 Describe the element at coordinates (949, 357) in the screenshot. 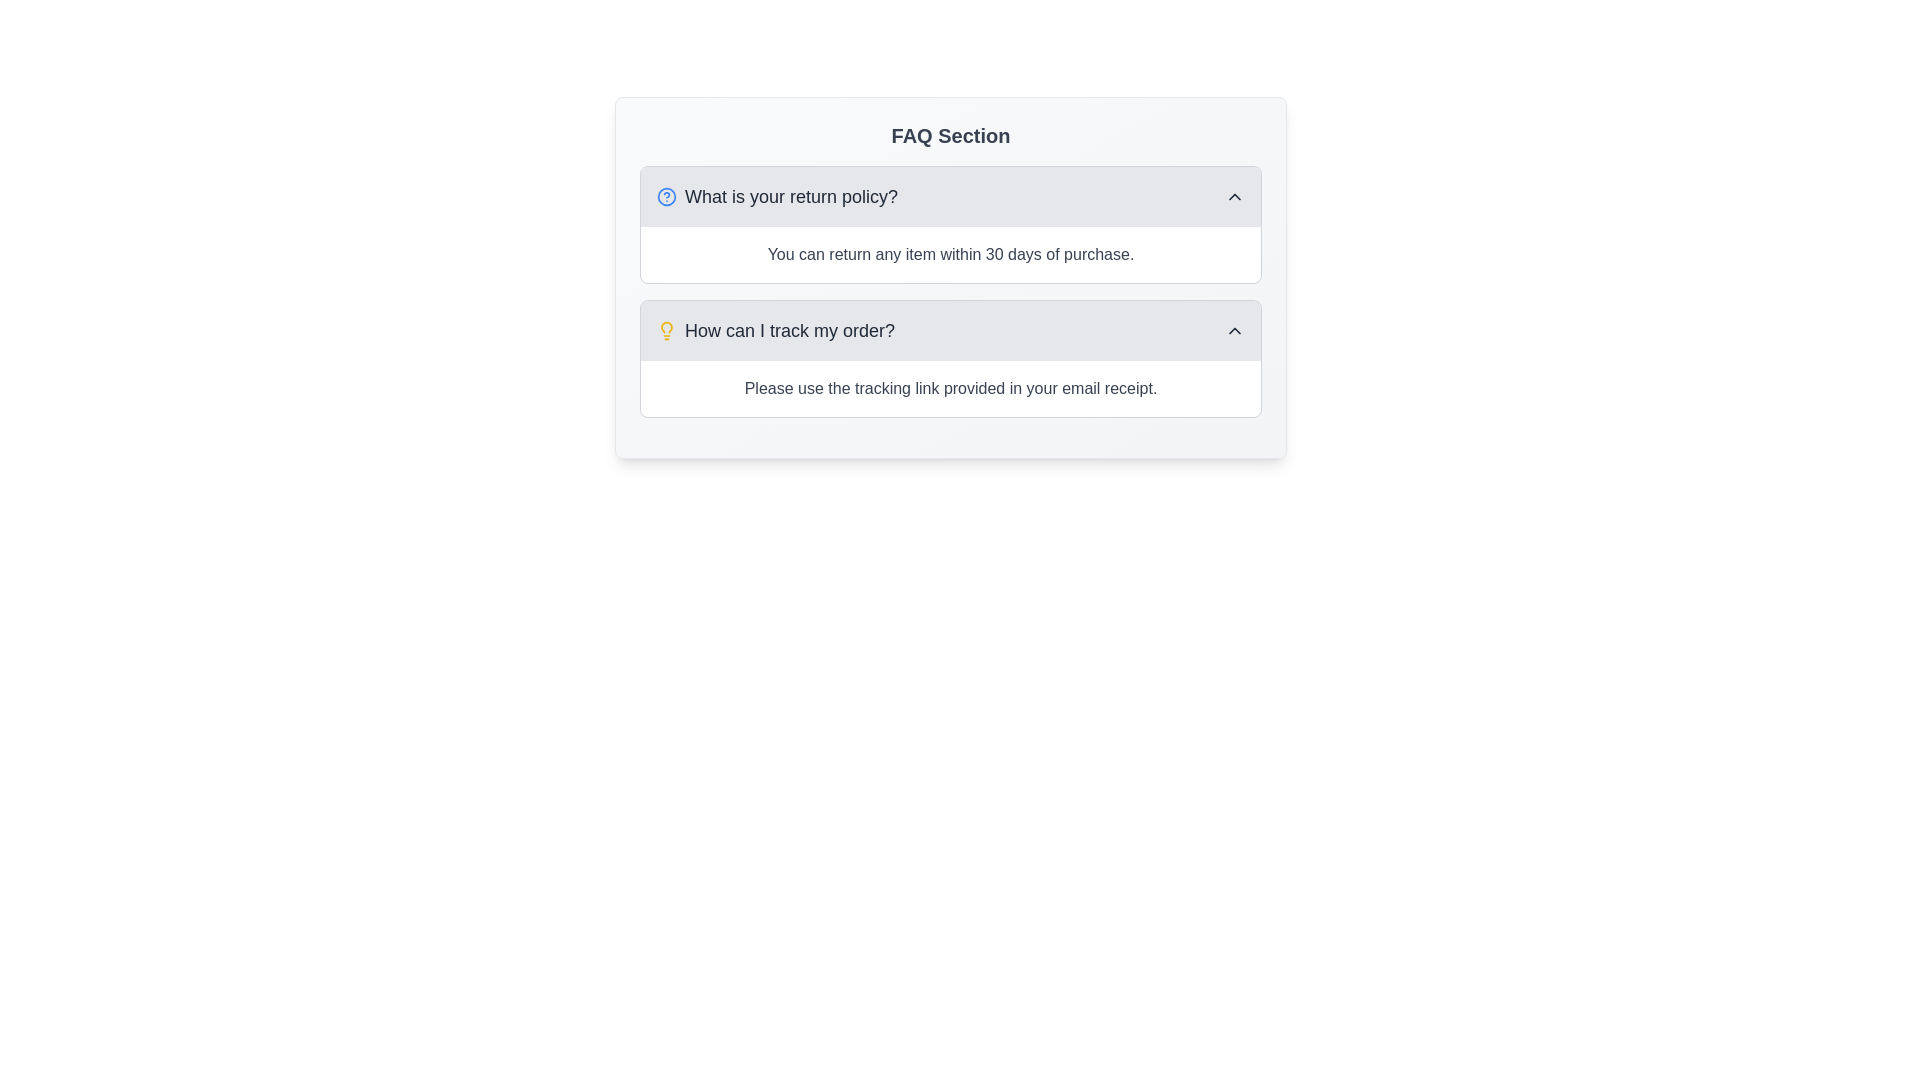

I see `the second collapsible FAQ item that answers 'How can I track my order?' to read the content inside` at that location.